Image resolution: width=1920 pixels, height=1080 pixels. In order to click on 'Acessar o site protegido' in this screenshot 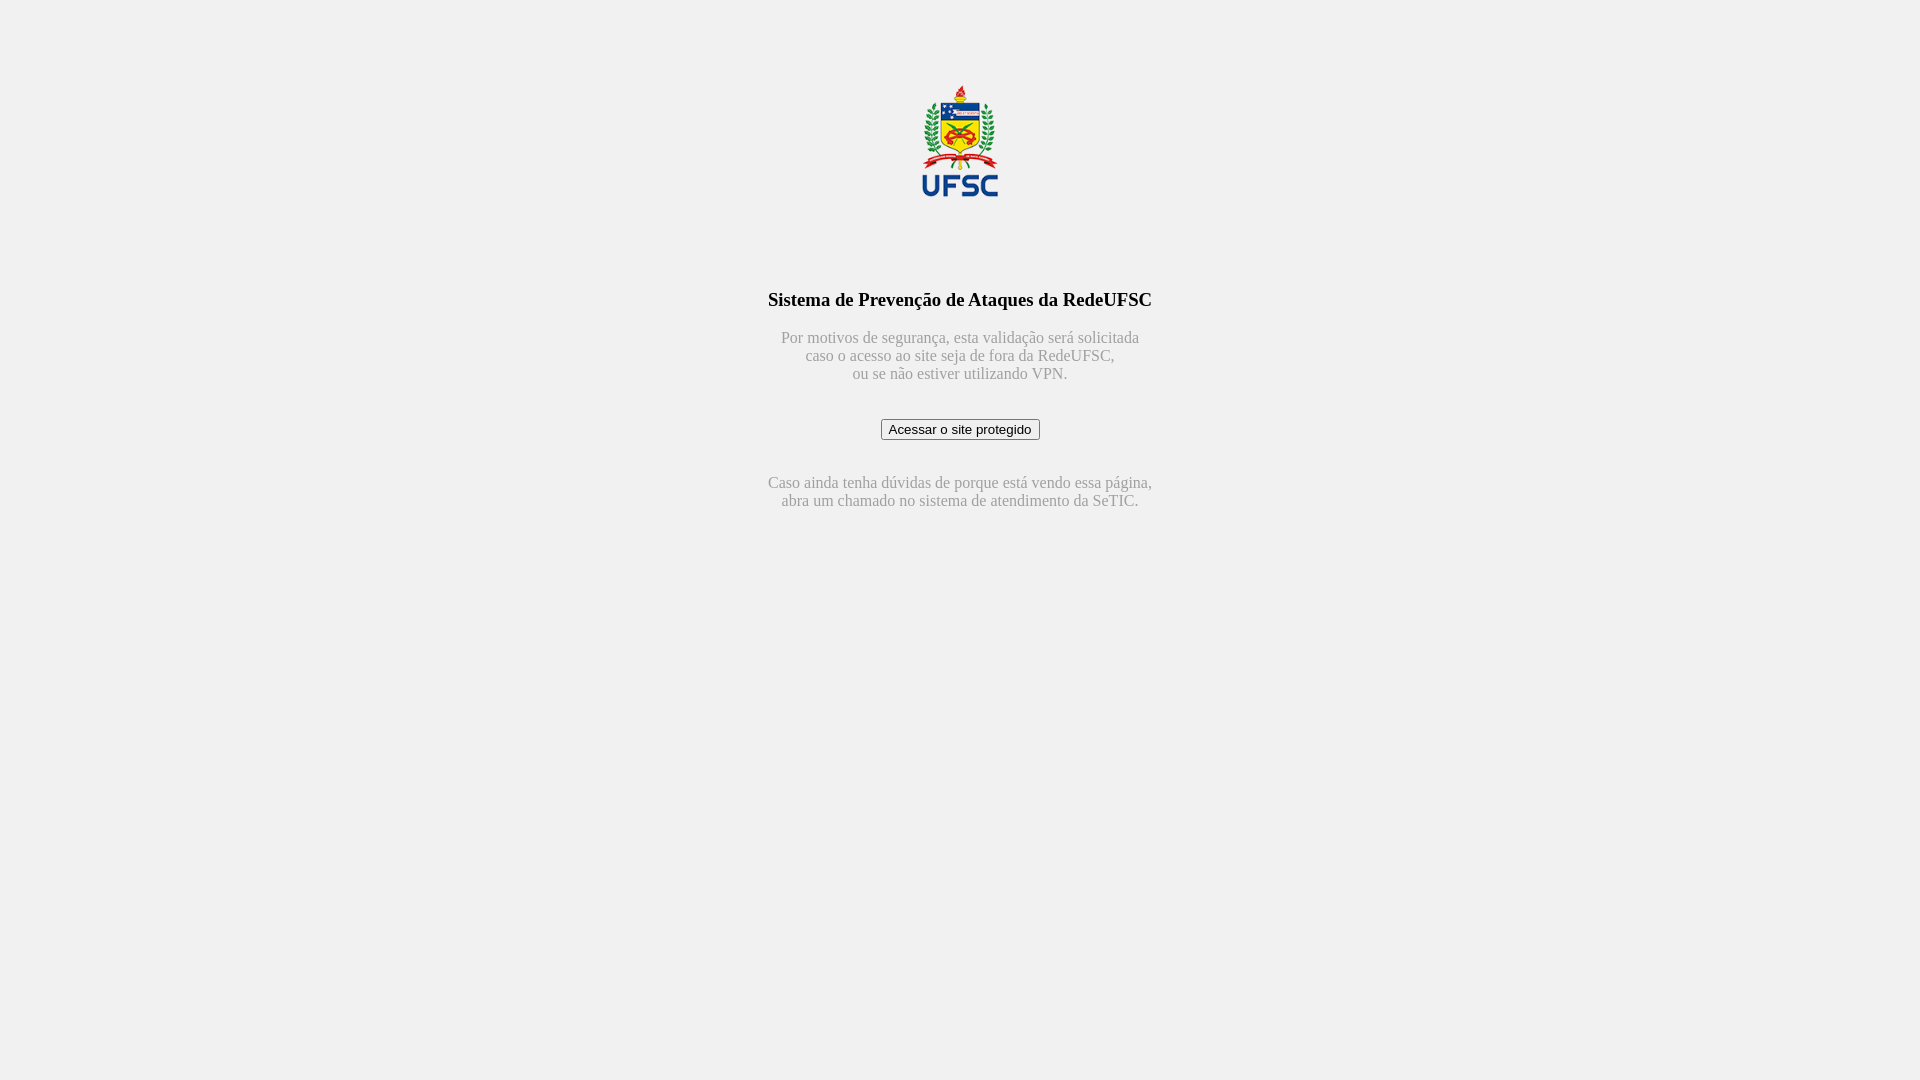, I will do `click(958, 428)`.